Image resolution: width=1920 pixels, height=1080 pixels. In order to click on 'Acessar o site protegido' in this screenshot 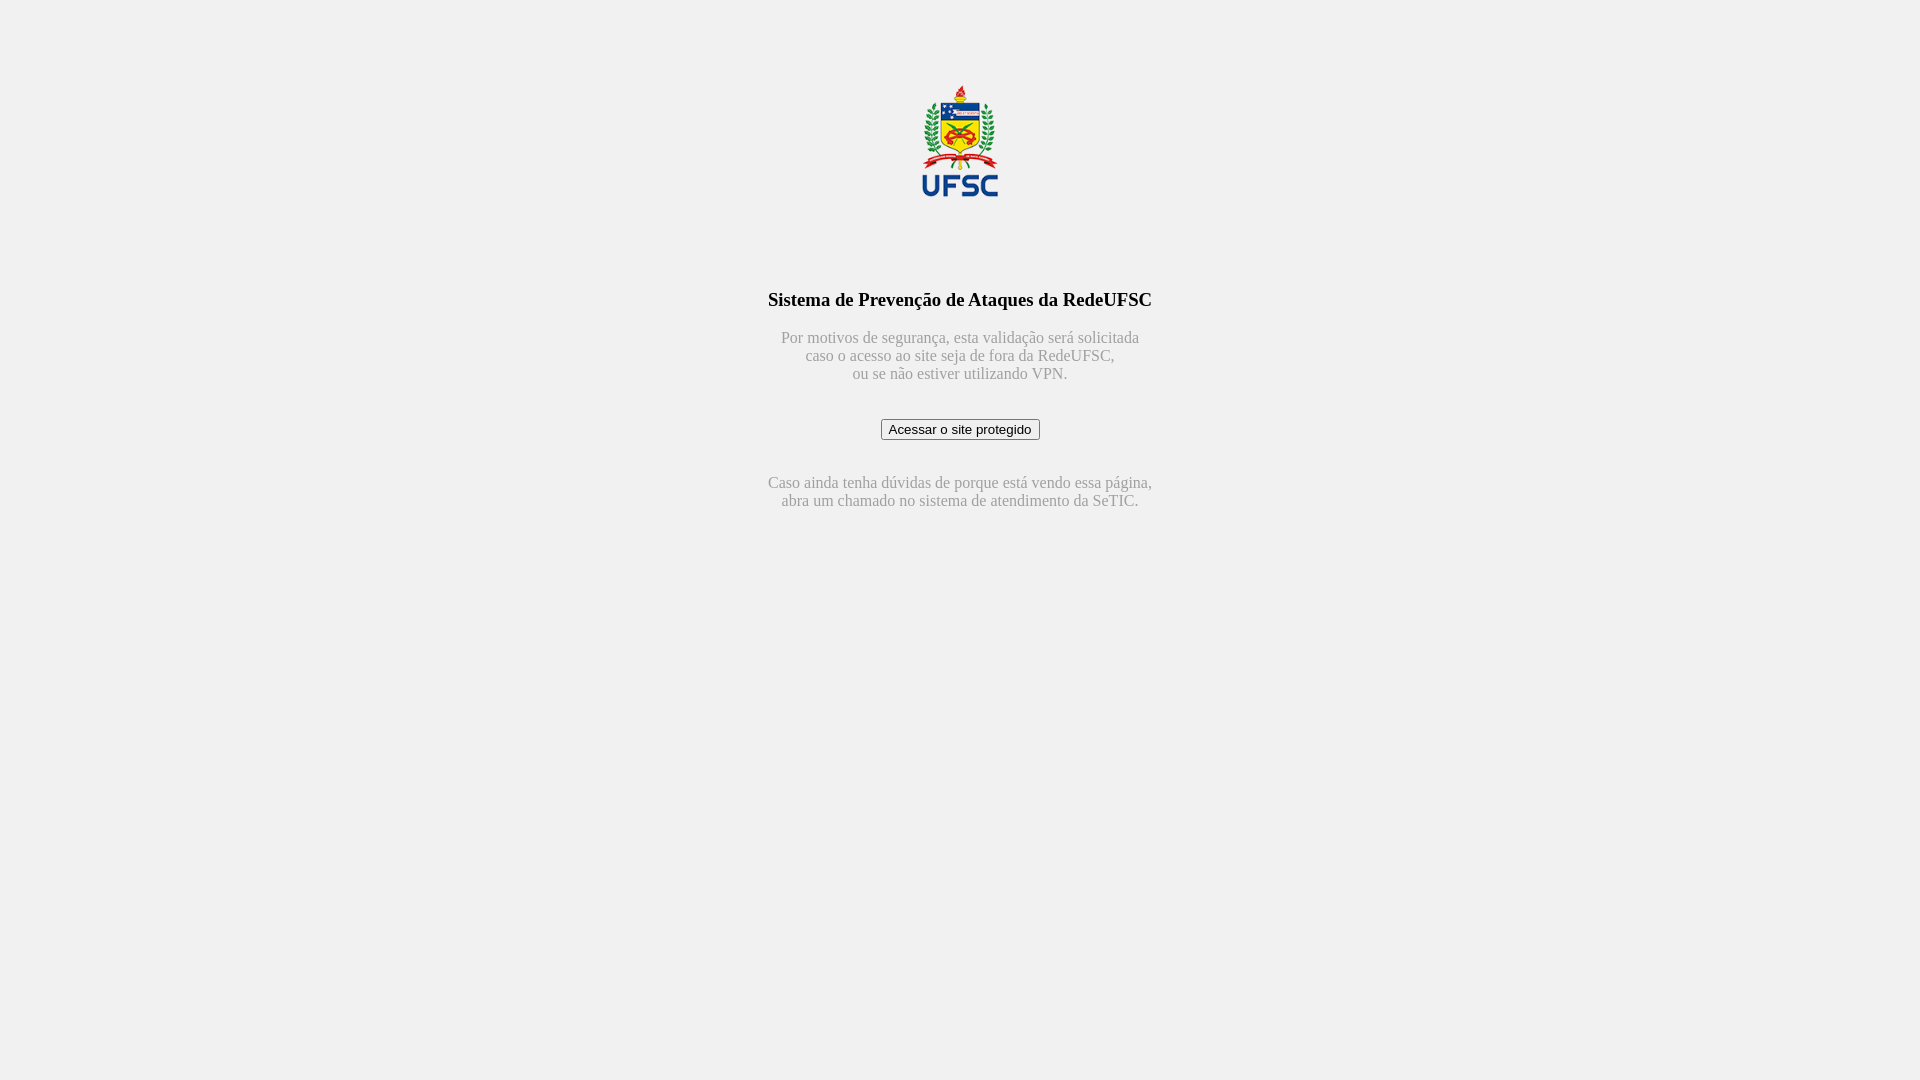, I will do `click(958, 428)`.